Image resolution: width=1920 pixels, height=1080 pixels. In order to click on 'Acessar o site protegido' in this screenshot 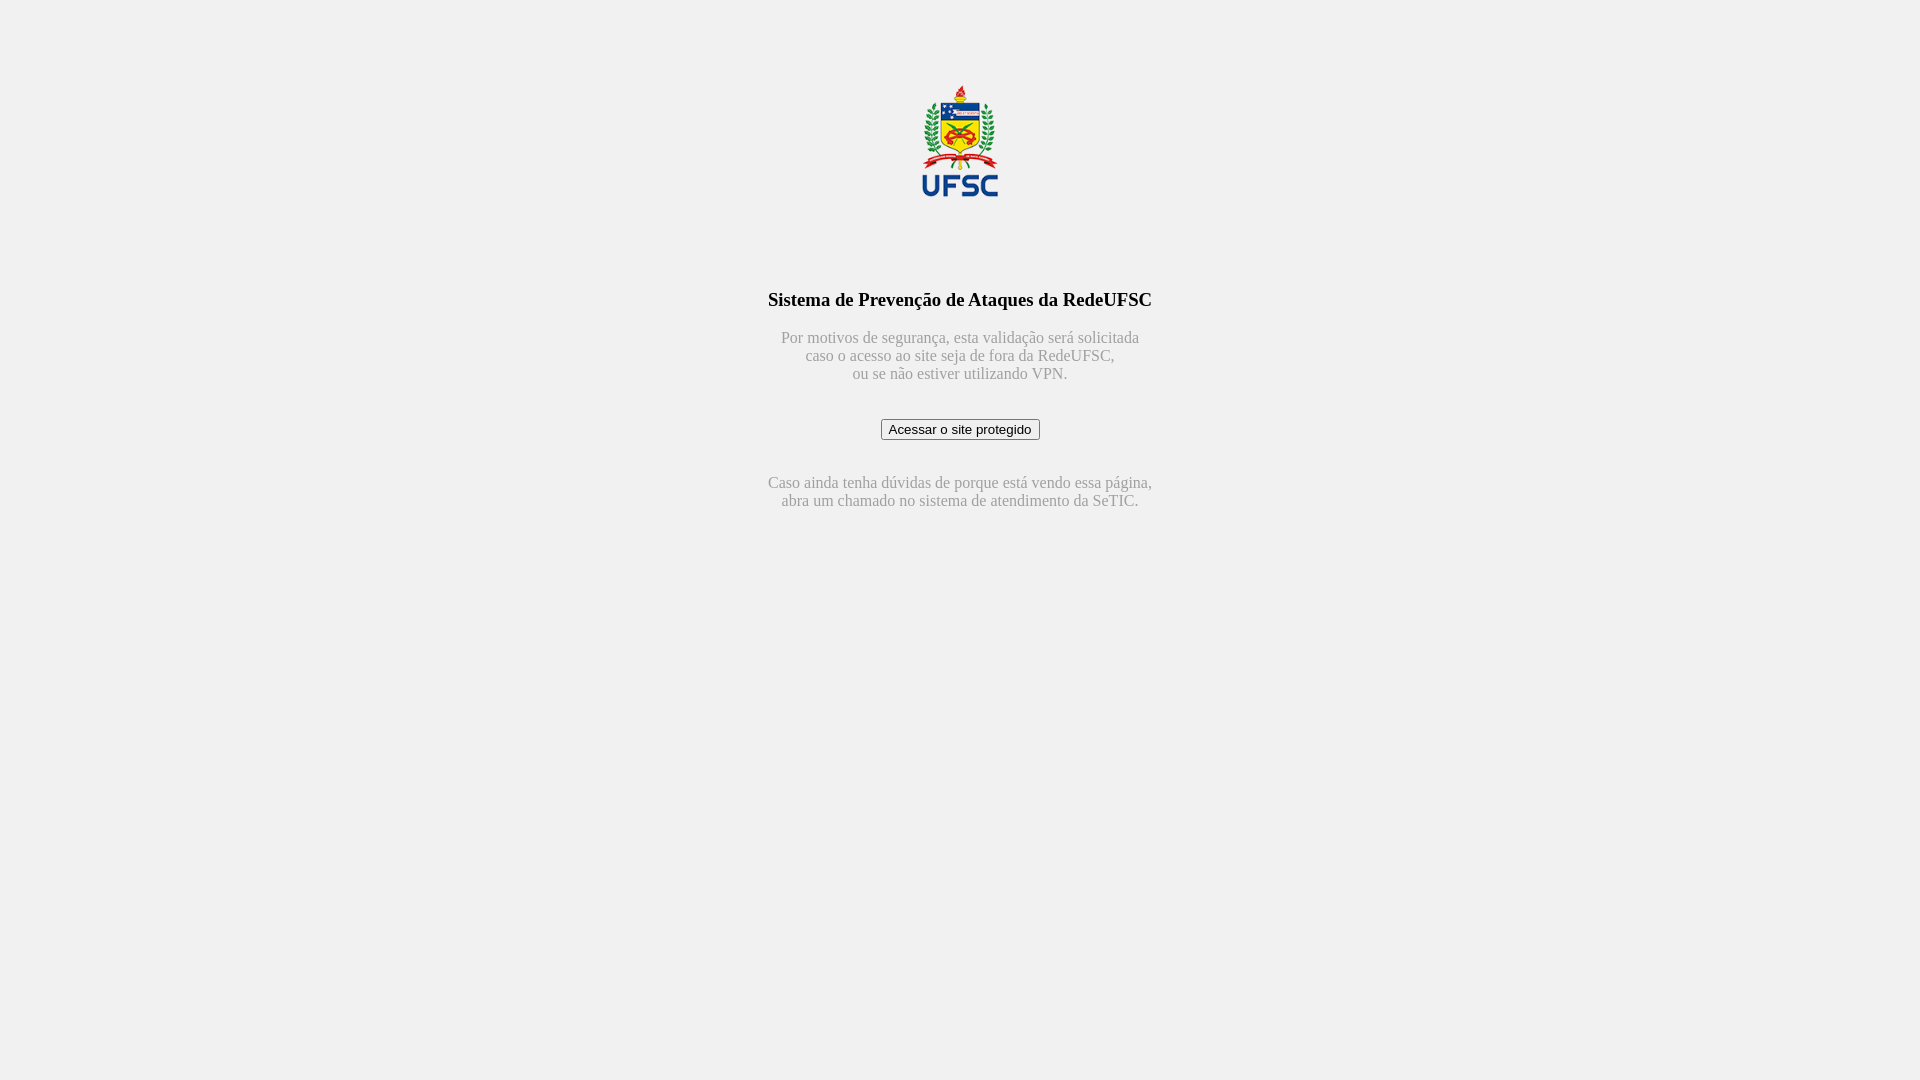, I will do `click(958, 428)`.